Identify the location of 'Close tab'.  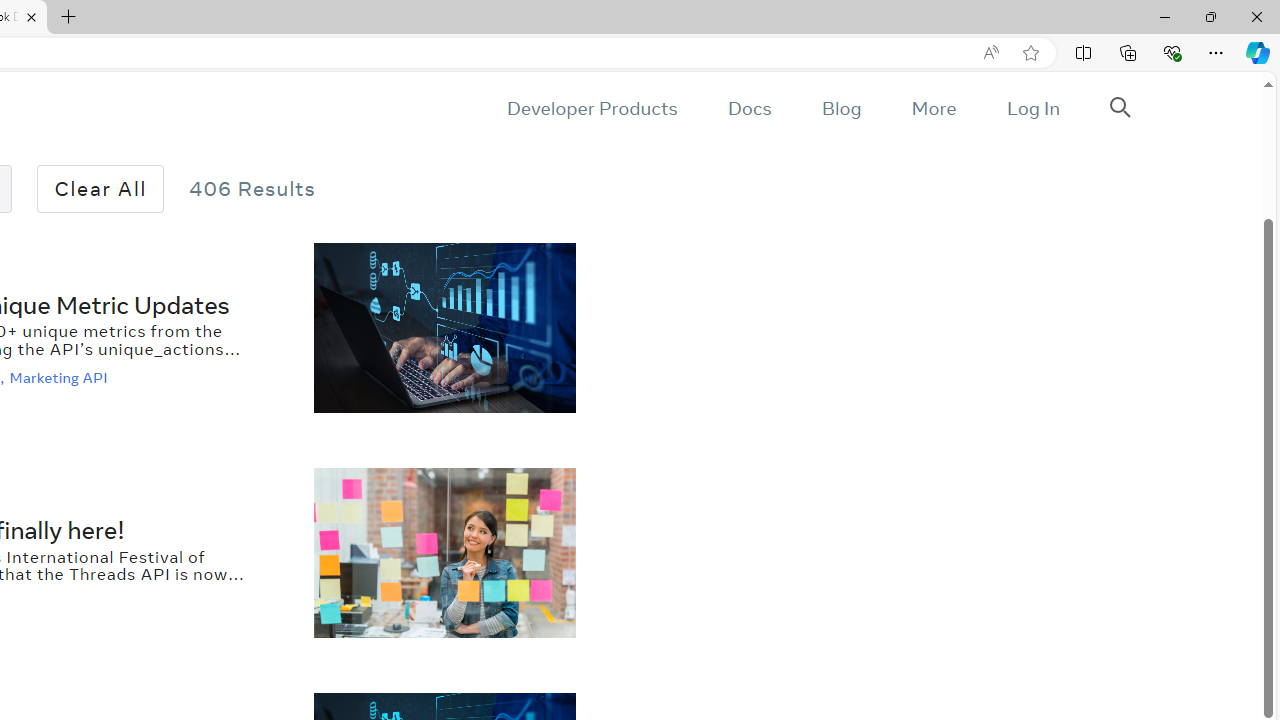
(31, 17).